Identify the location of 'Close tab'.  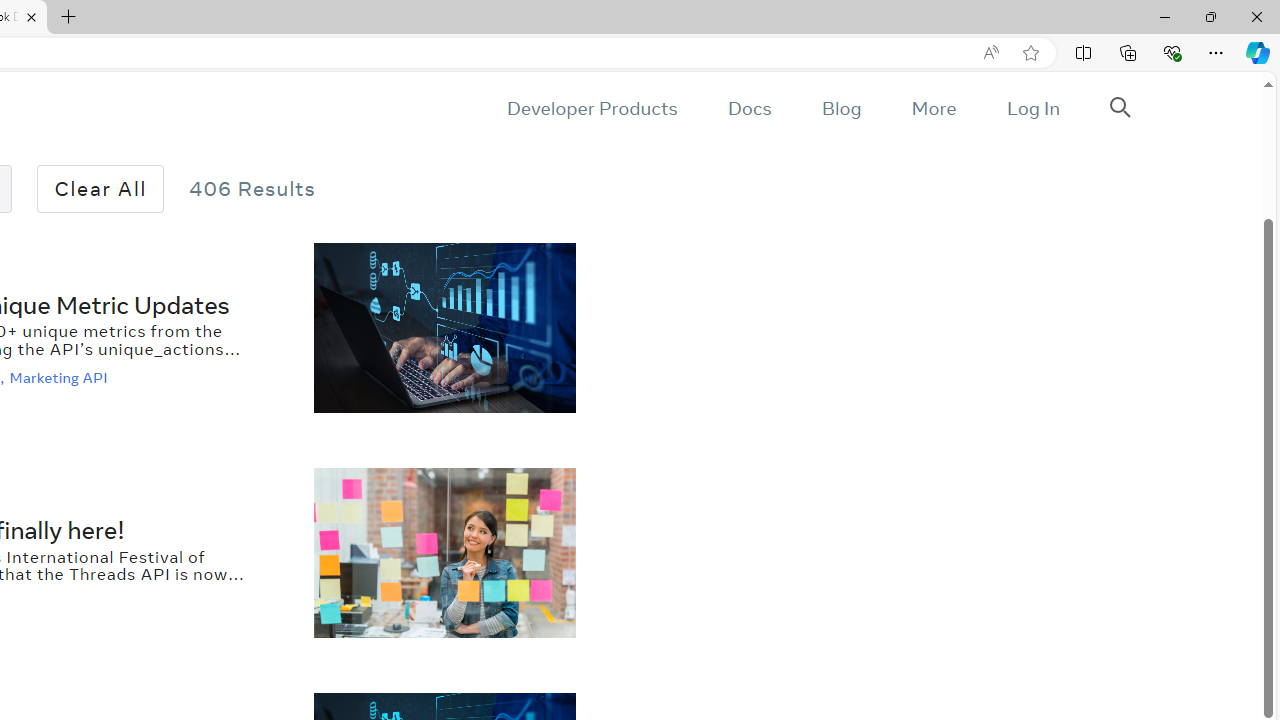
(31, 17).